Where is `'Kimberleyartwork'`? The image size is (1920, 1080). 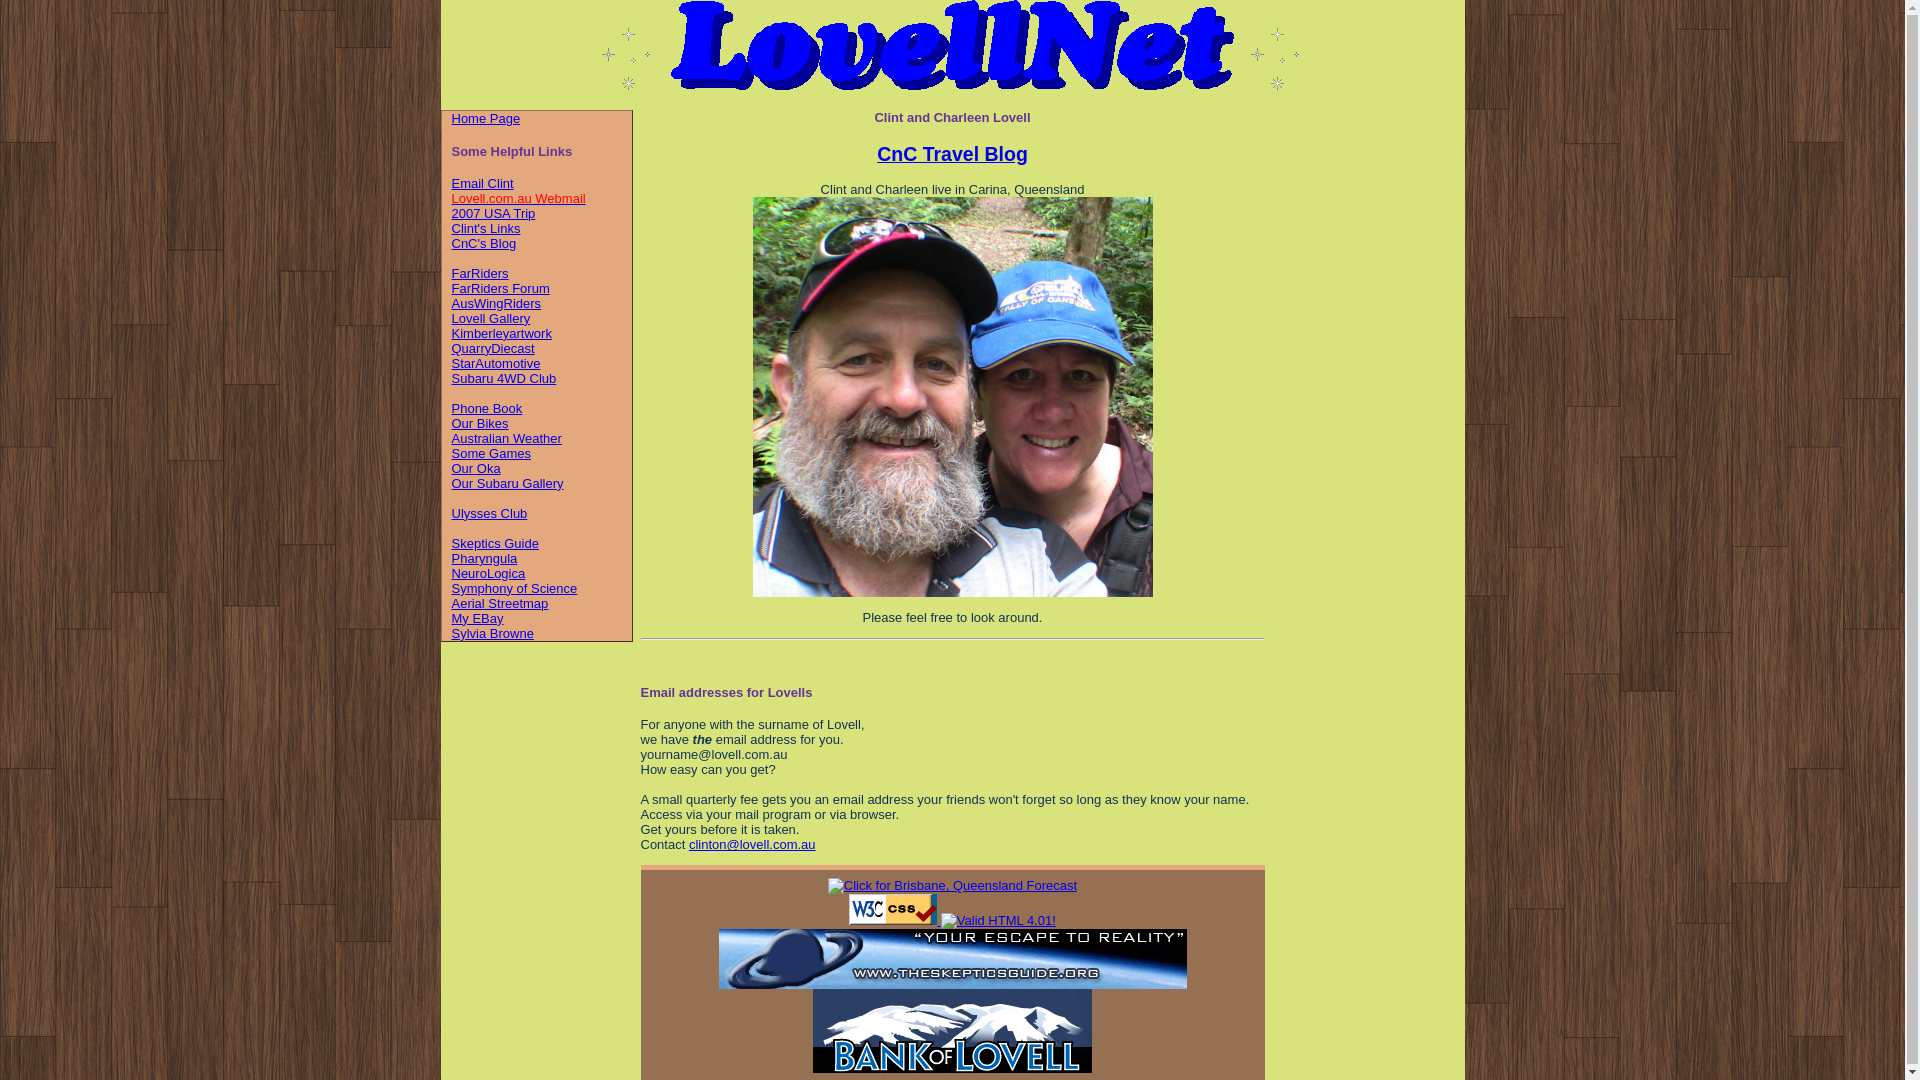
'Kimberleyartwork' is located at coordinates (502, 332).